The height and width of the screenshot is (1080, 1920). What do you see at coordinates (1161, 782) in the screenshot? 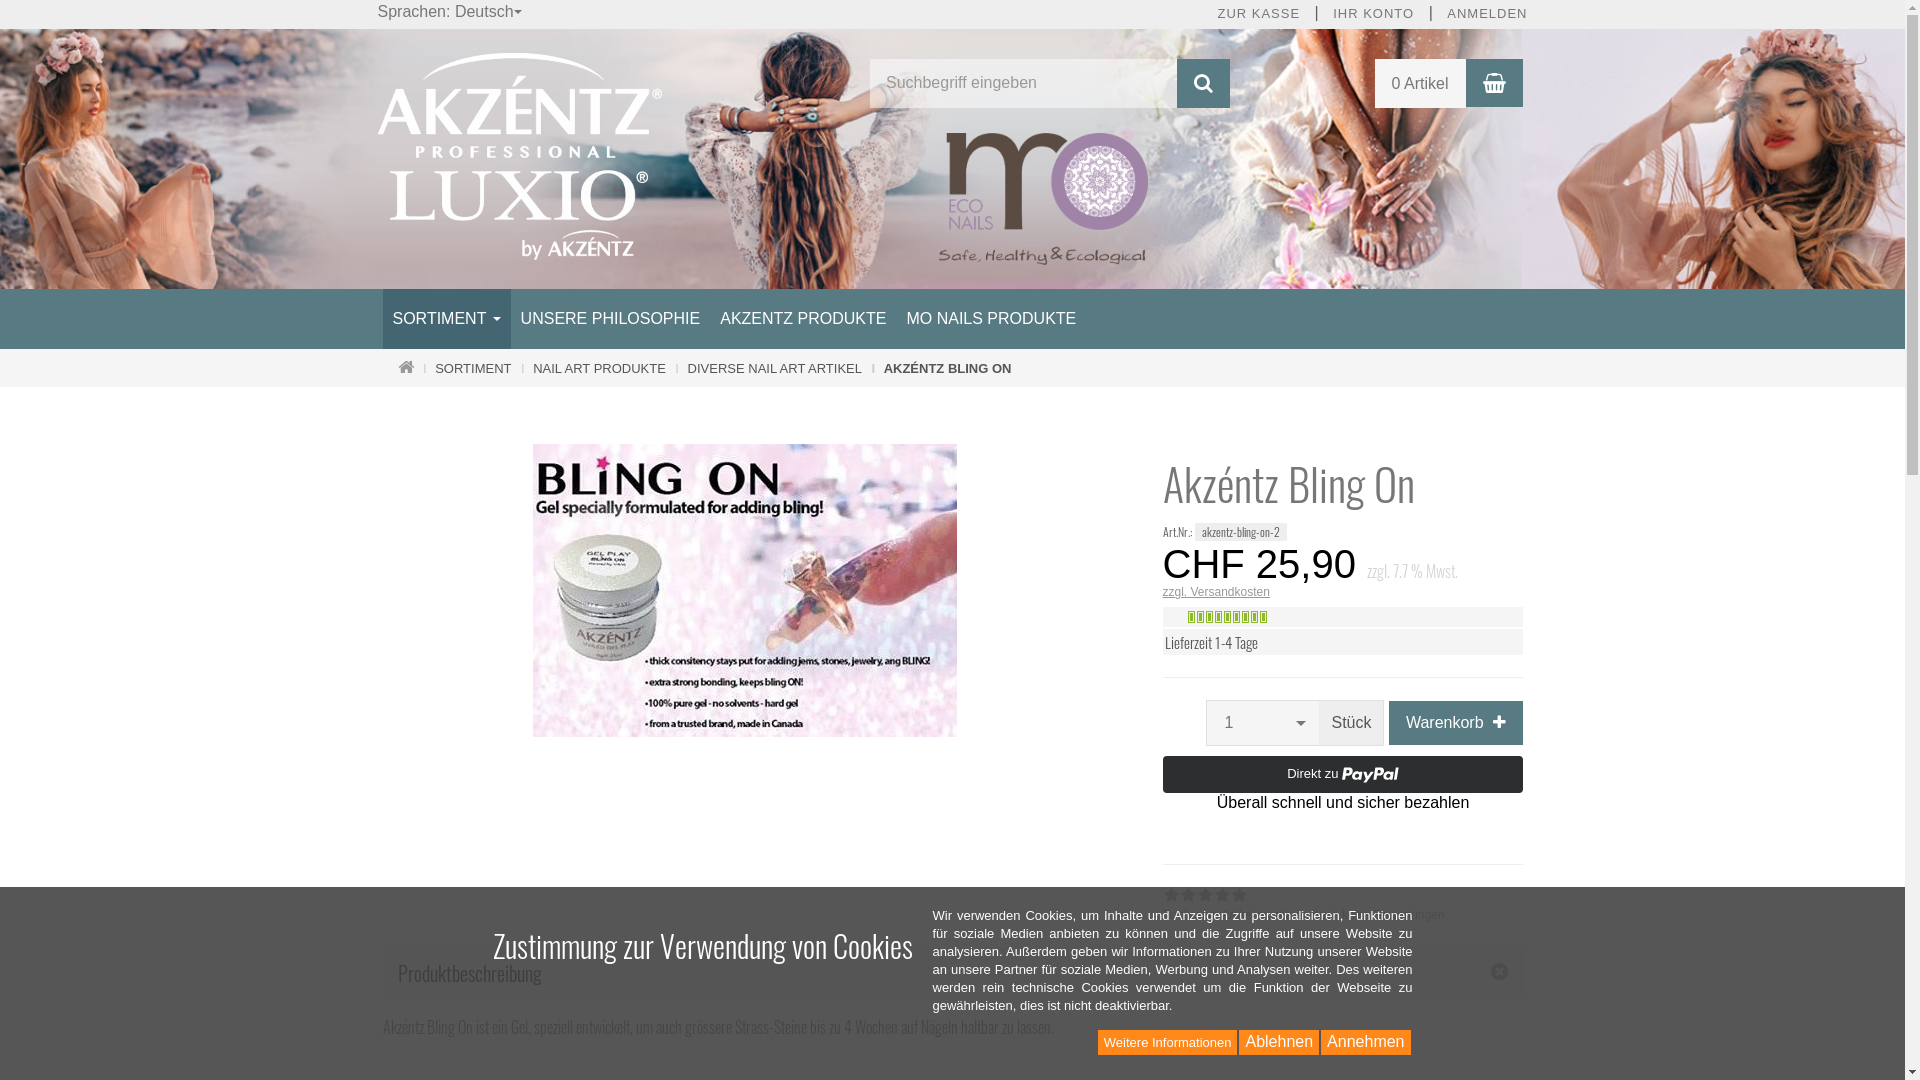
I see `'PayPal'` at bounding box center [1161, 782].